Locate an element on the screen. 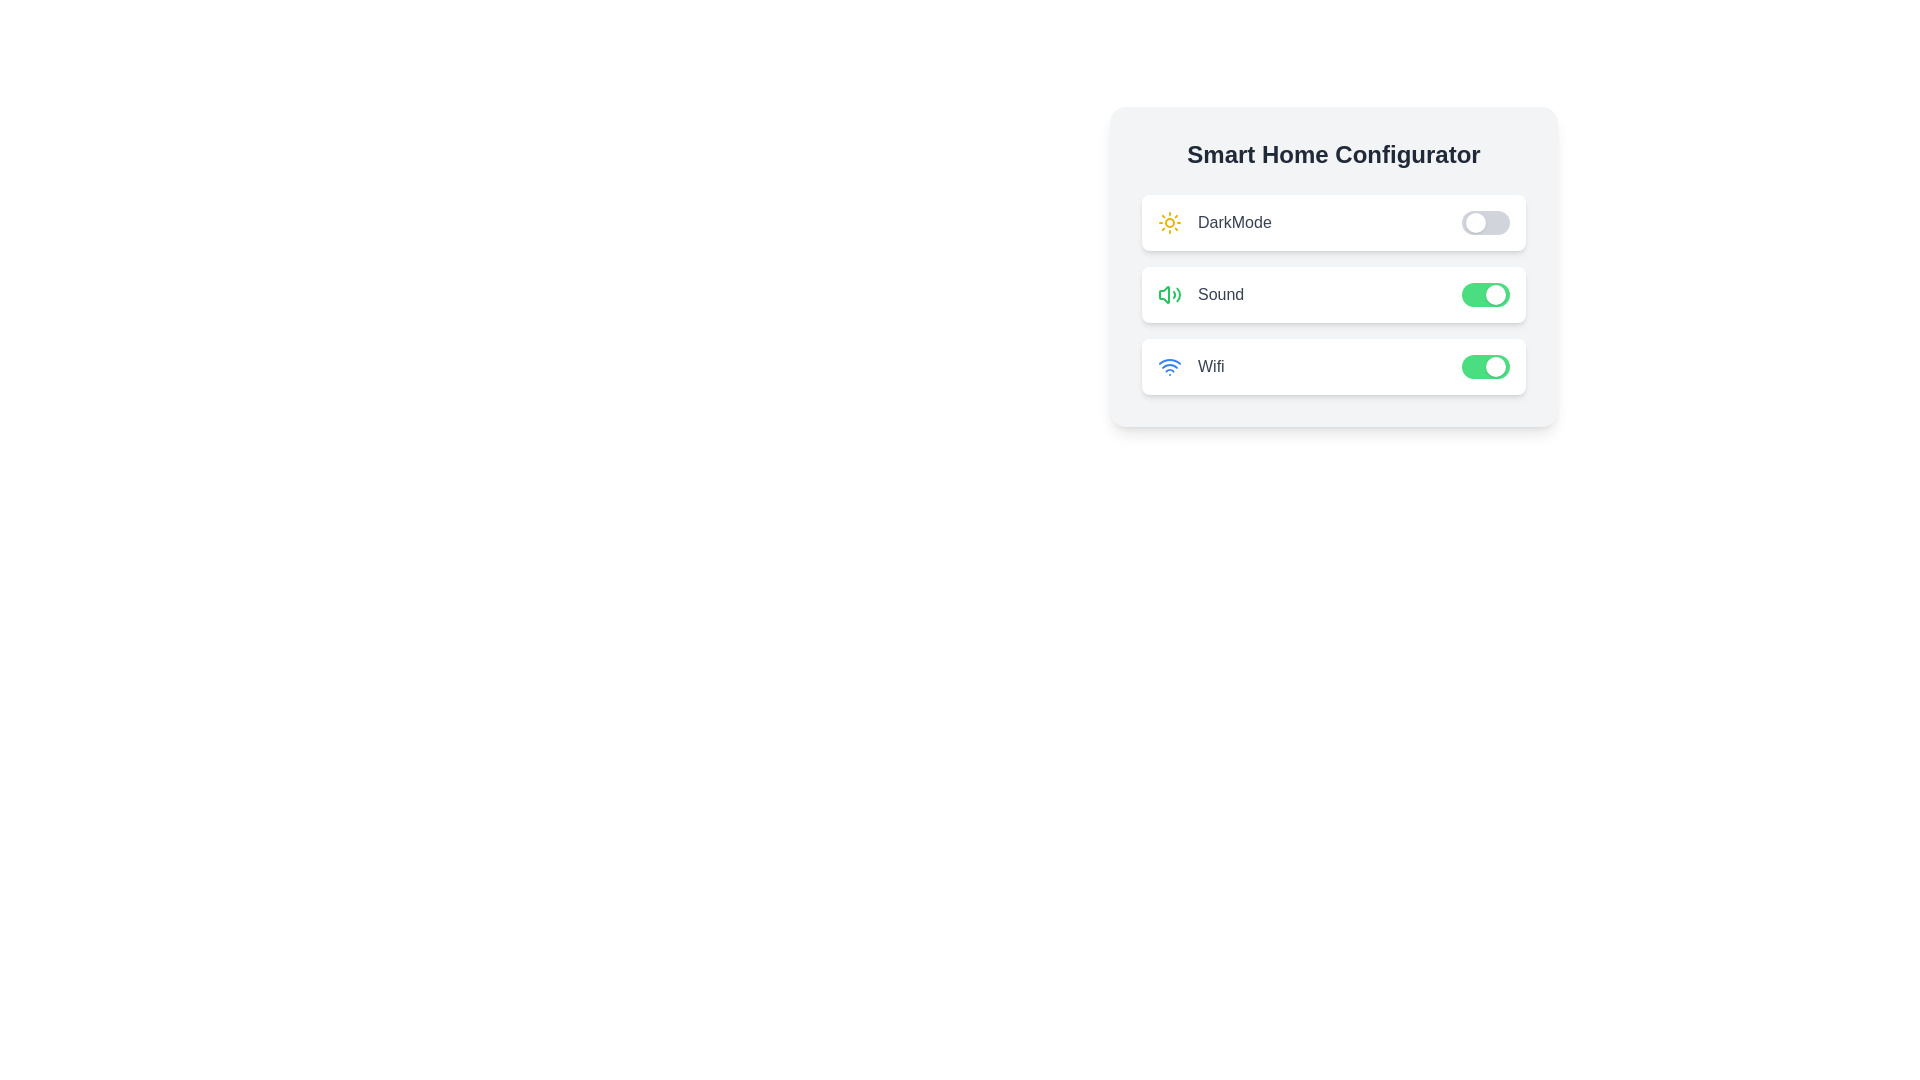  the Wi-Fi signal icon, which is colored blue and has an array of curved lines diminishing in size, located to the left of the 'WiFi' text is located at coordinates (1170, 366).